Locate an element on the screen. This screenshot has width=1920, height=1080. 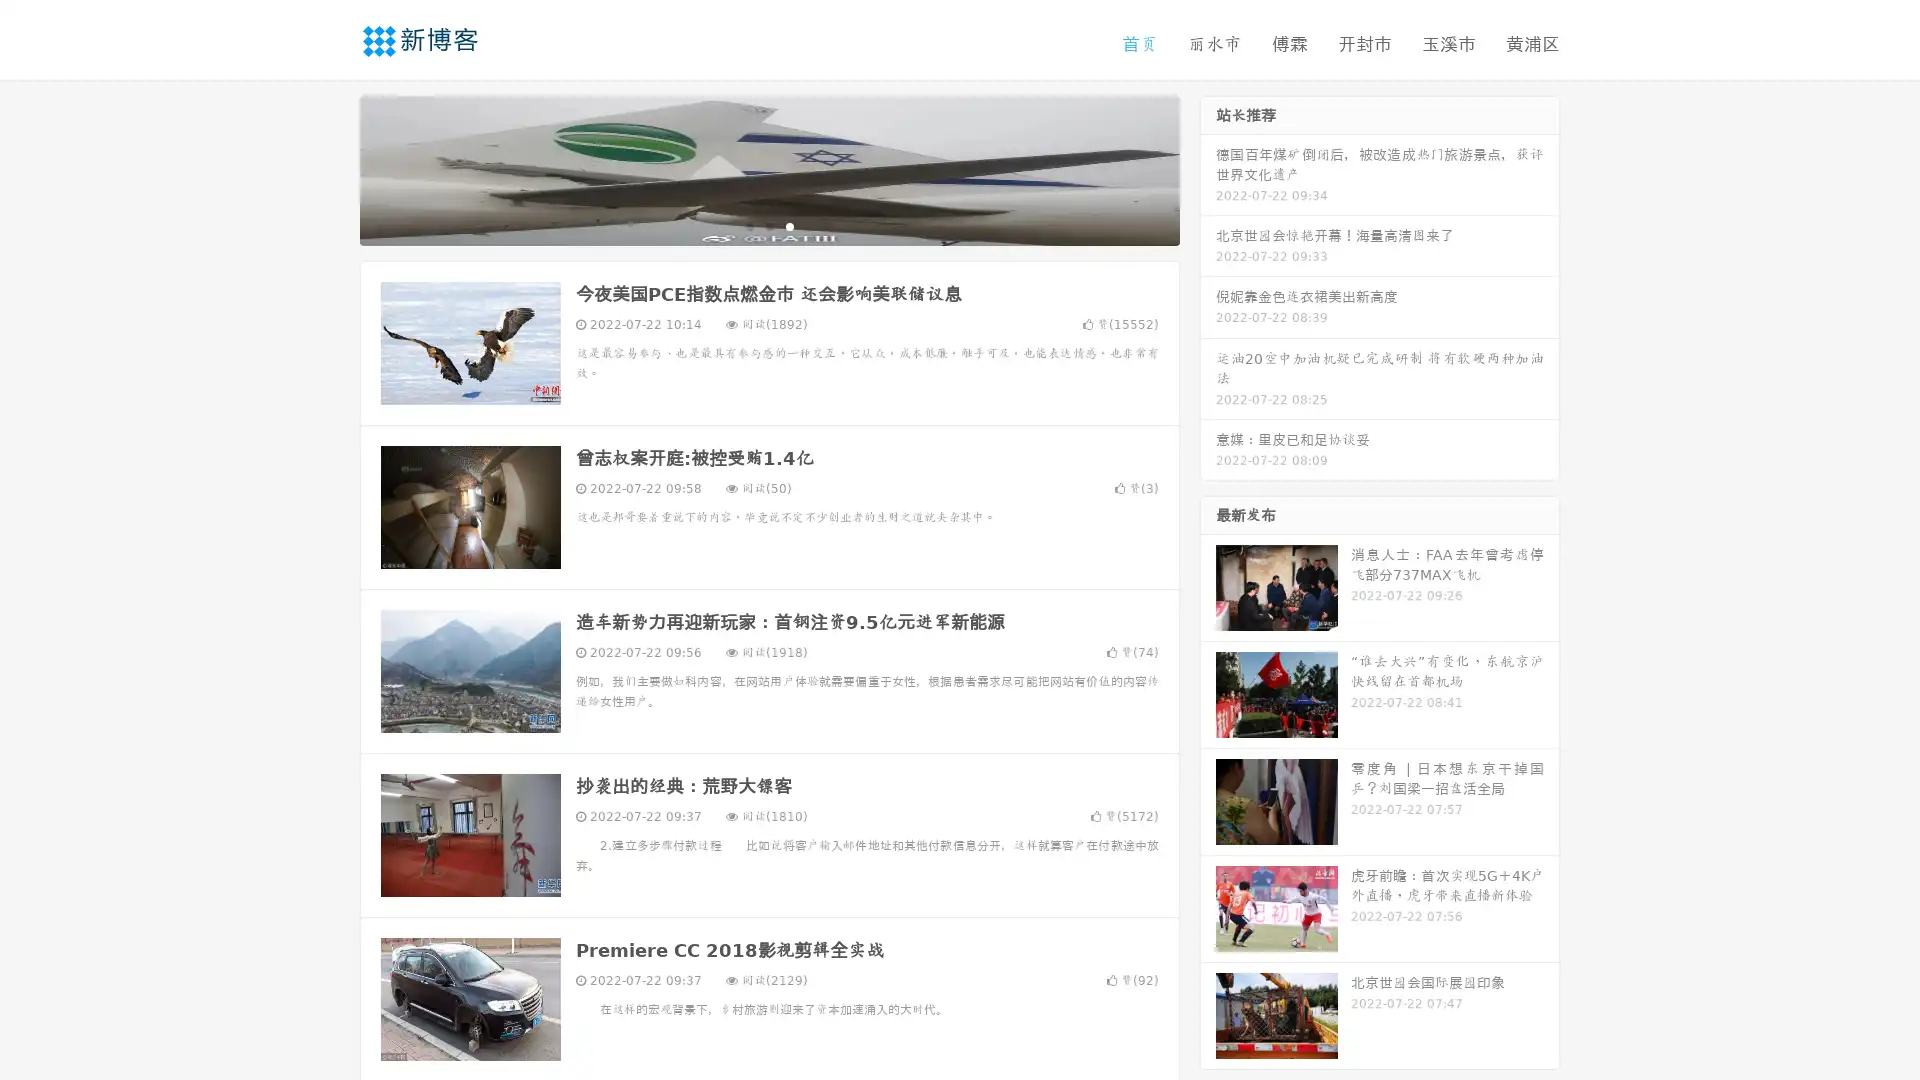
Previous slide is located at coordinates (330, 168).